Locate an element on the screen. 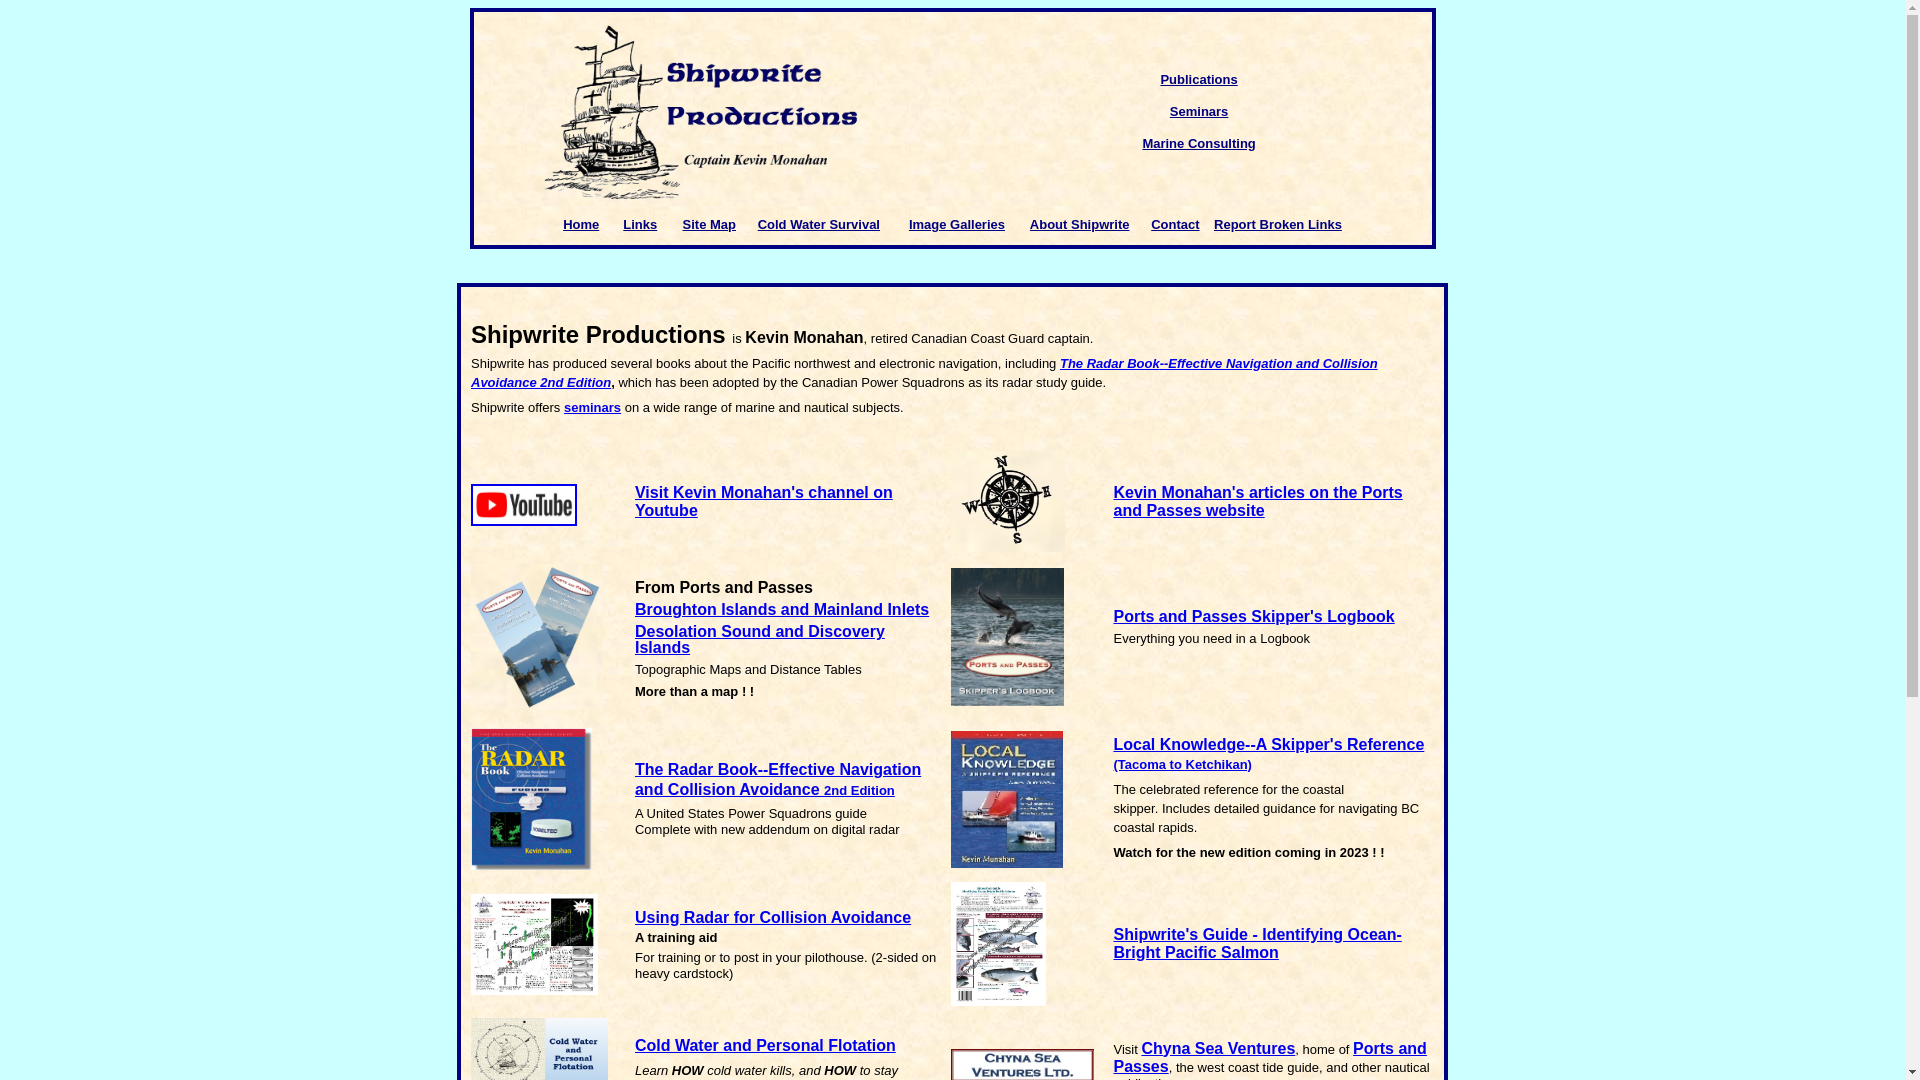 The width and height of the screenshot is (1920, 1080). 'Site Map' is located at coordinates (709, 224).